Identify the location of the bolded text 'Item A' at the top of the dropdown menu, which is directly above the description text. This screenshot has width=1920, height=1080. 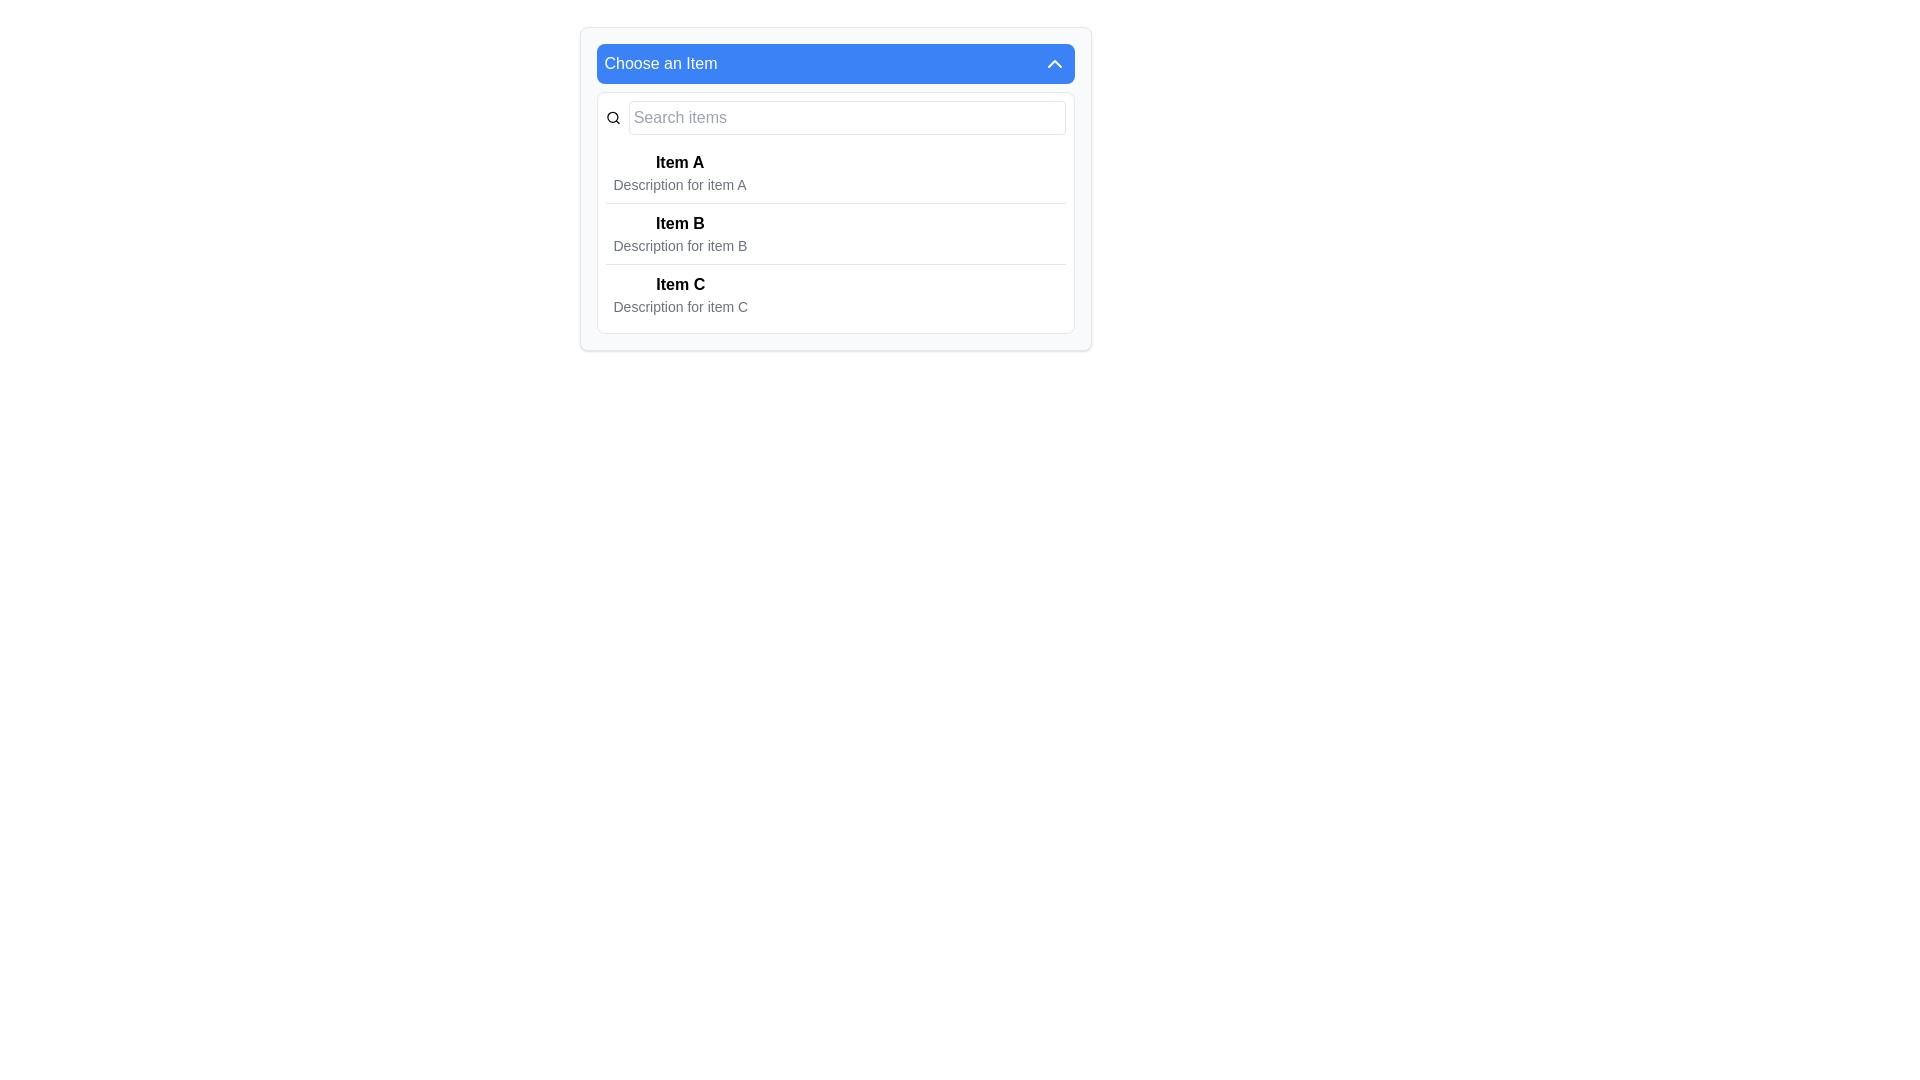
(680, 161).